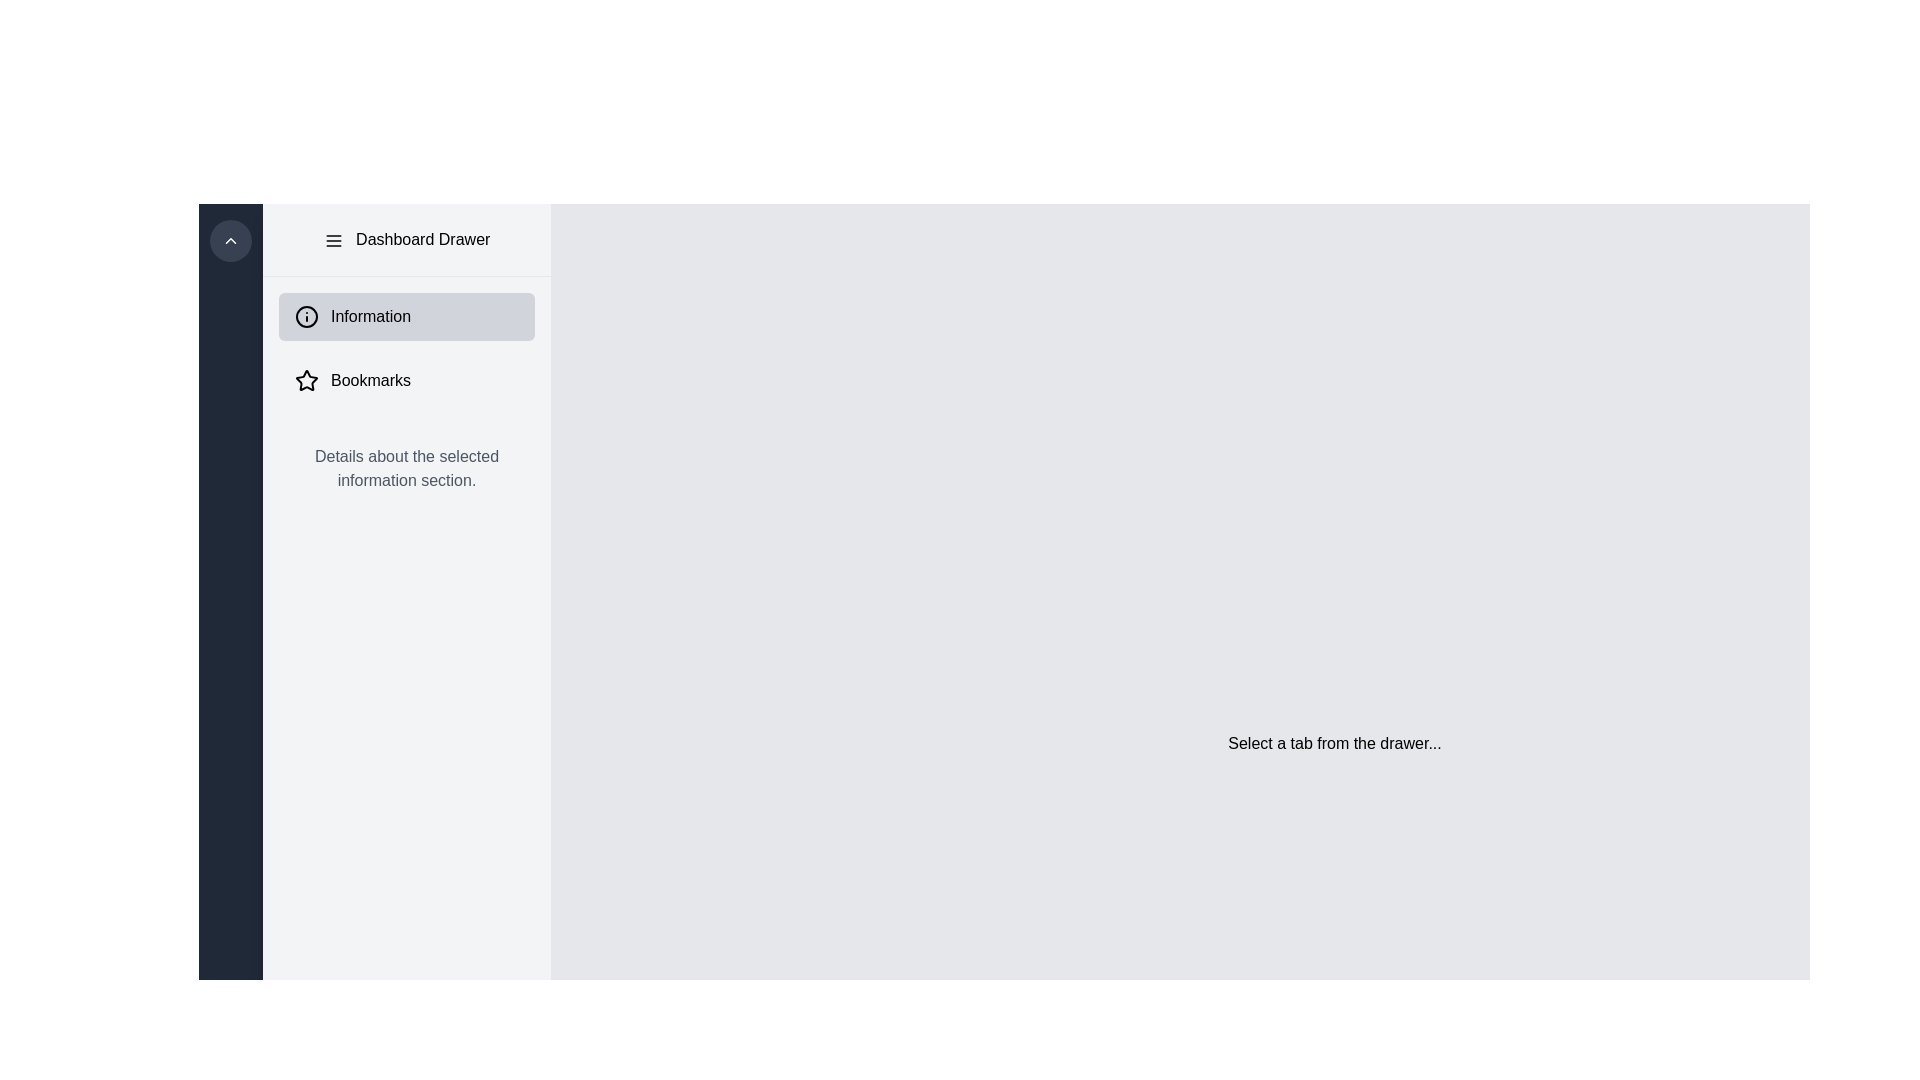 Image resolution: width=1920 pixels, height=1080 pixels. I want to click on the star icon located to the left of the 'Bookmarks' text within the Dashboard Drawer navigation section, so click(306, 380).